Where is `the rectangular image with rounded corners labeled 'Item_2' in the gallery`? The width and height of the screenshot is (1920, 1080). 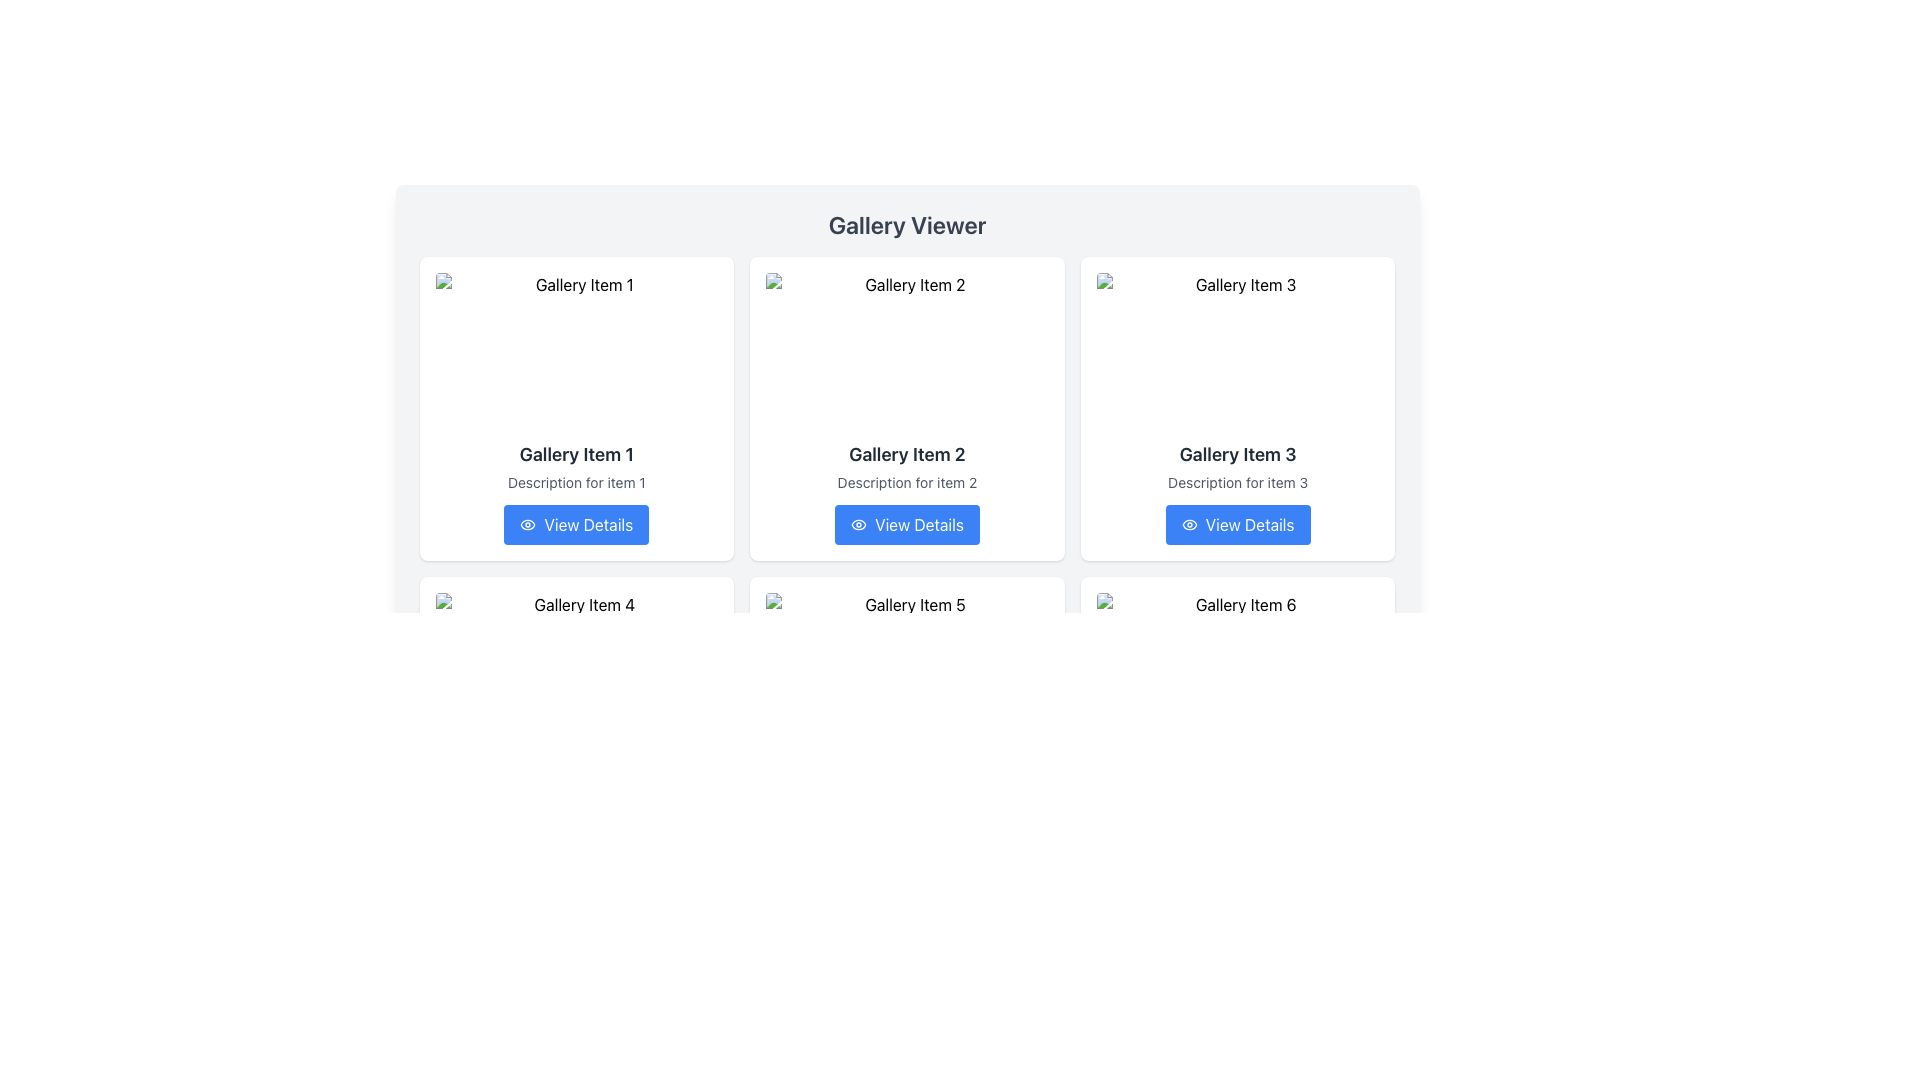 the rectangular image with rounded corners labeled 'Item_2' in the gallery is located at coordinates (906, 352).